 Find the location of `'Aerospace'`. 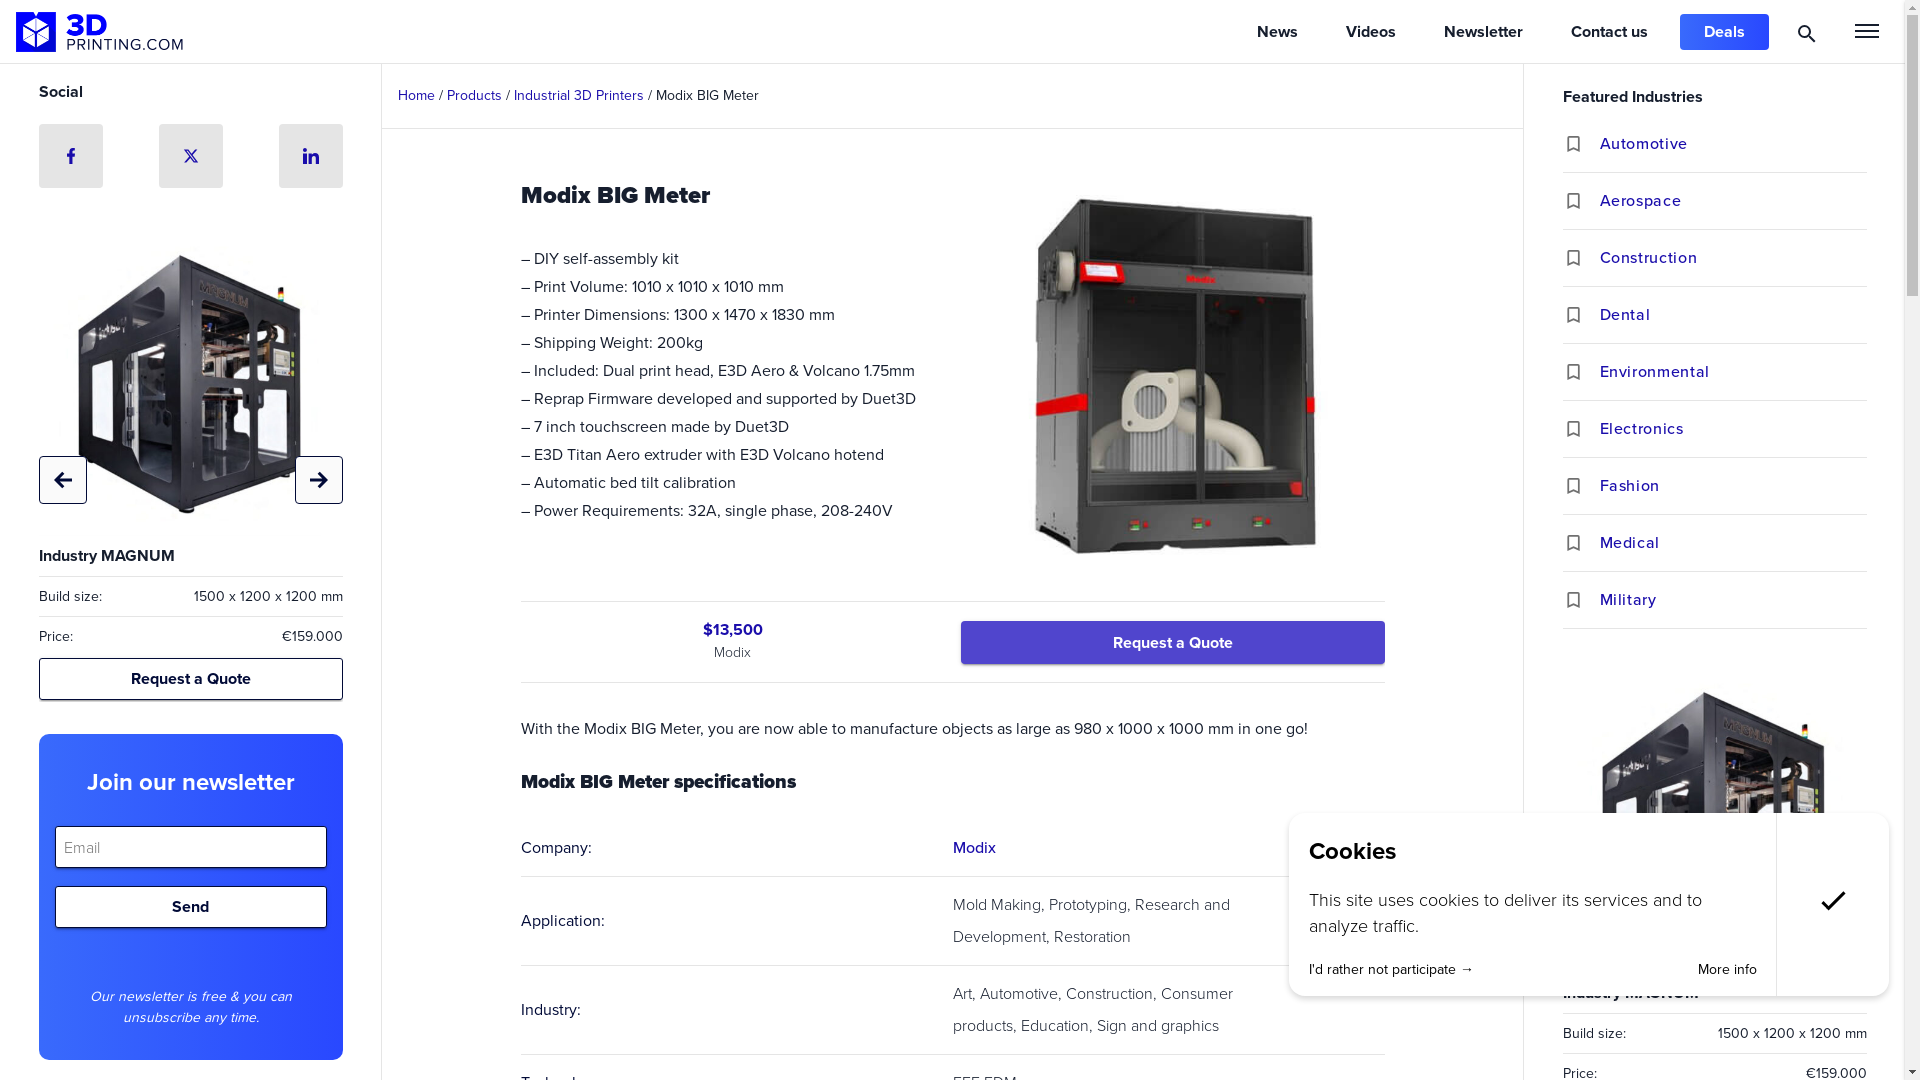

'Aerospace' is located at coordinates (1732, 200).